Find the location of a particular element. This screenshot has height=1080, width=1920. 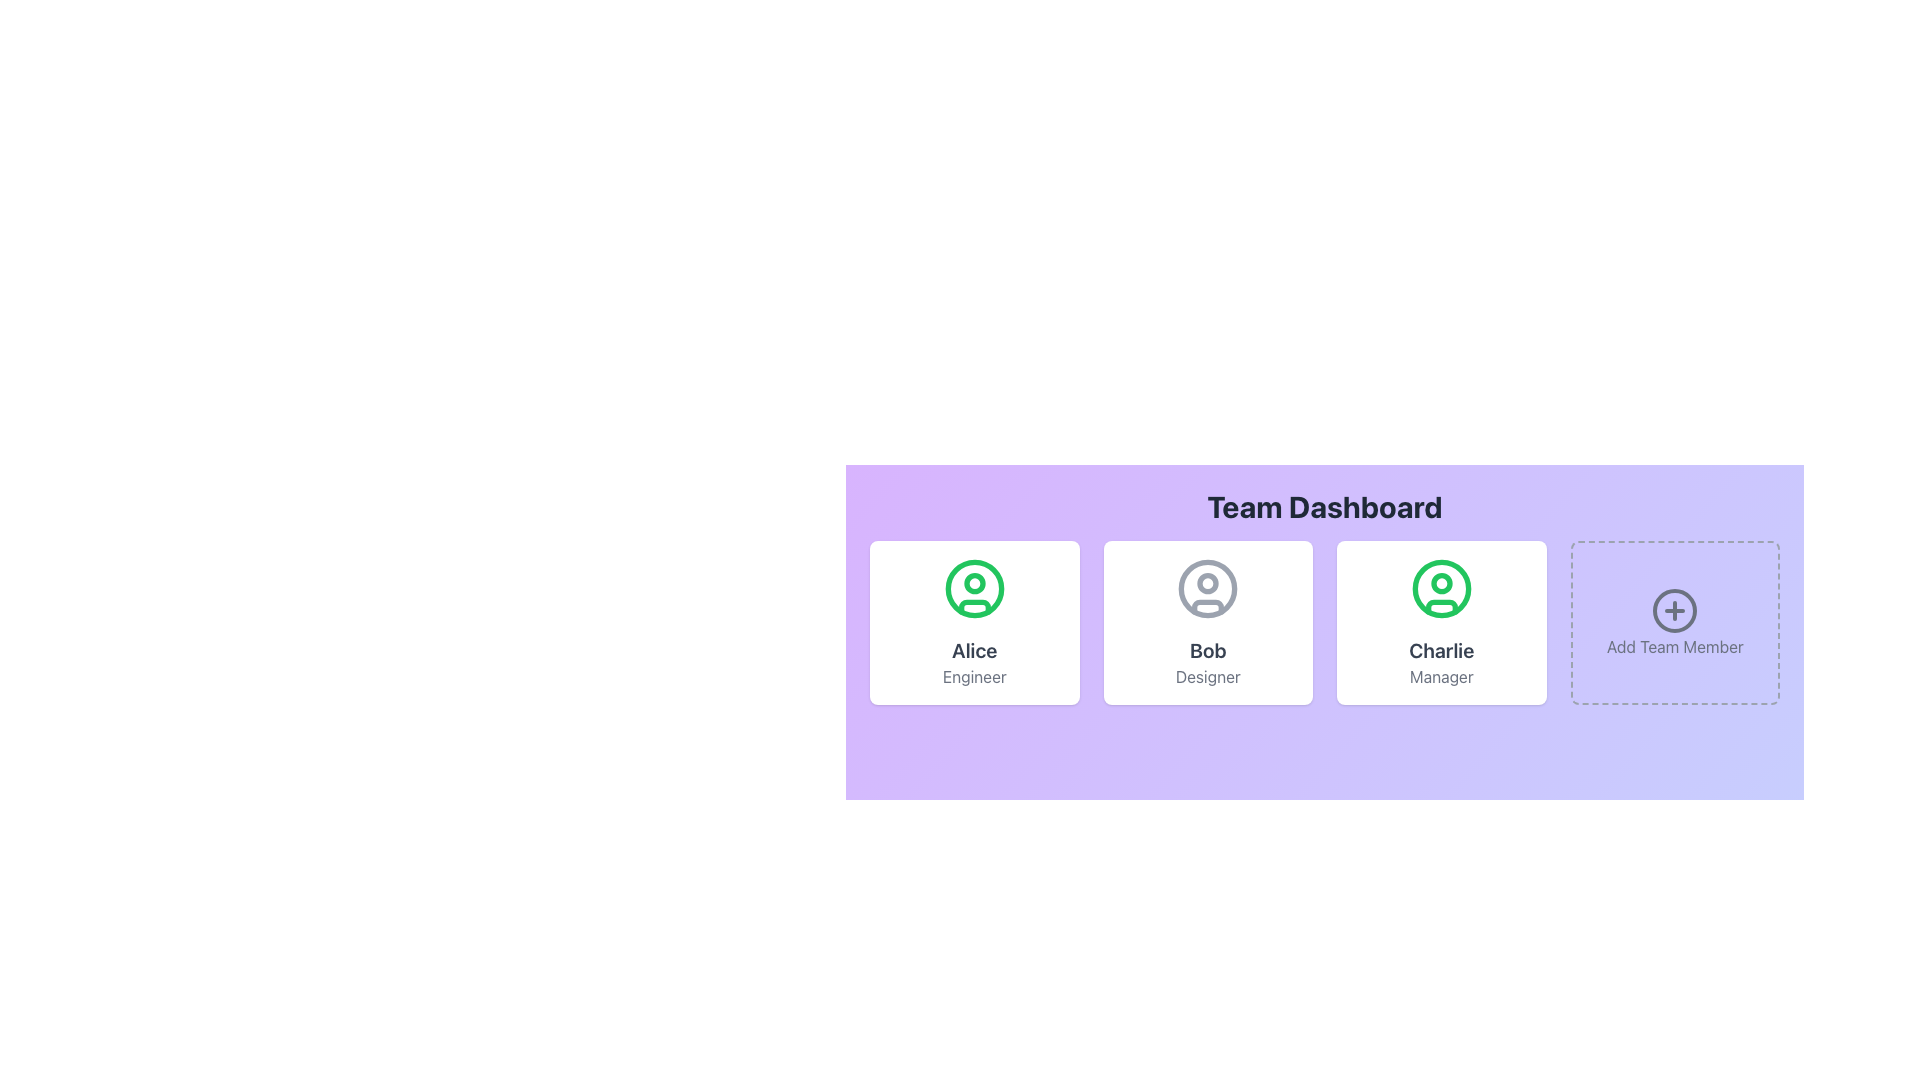

the user profile icon, which is a green circular outline with a smaller filled circle at the top, located in the upper central area of the 'Charlie Manager' card, above the label 'Charlie' is located at coordinates (1441, 588).